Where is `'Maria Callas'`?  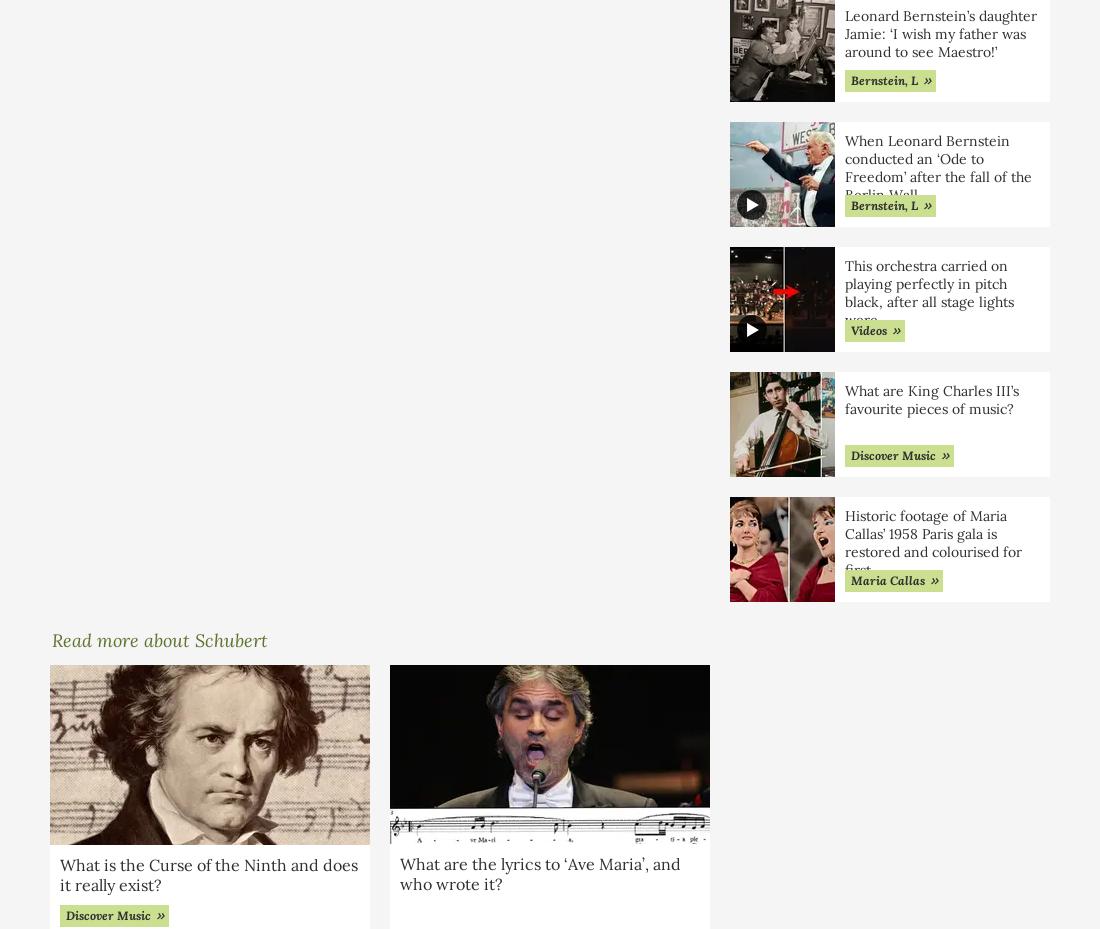
'Maria Callas' is located at coordinates (849, 578).